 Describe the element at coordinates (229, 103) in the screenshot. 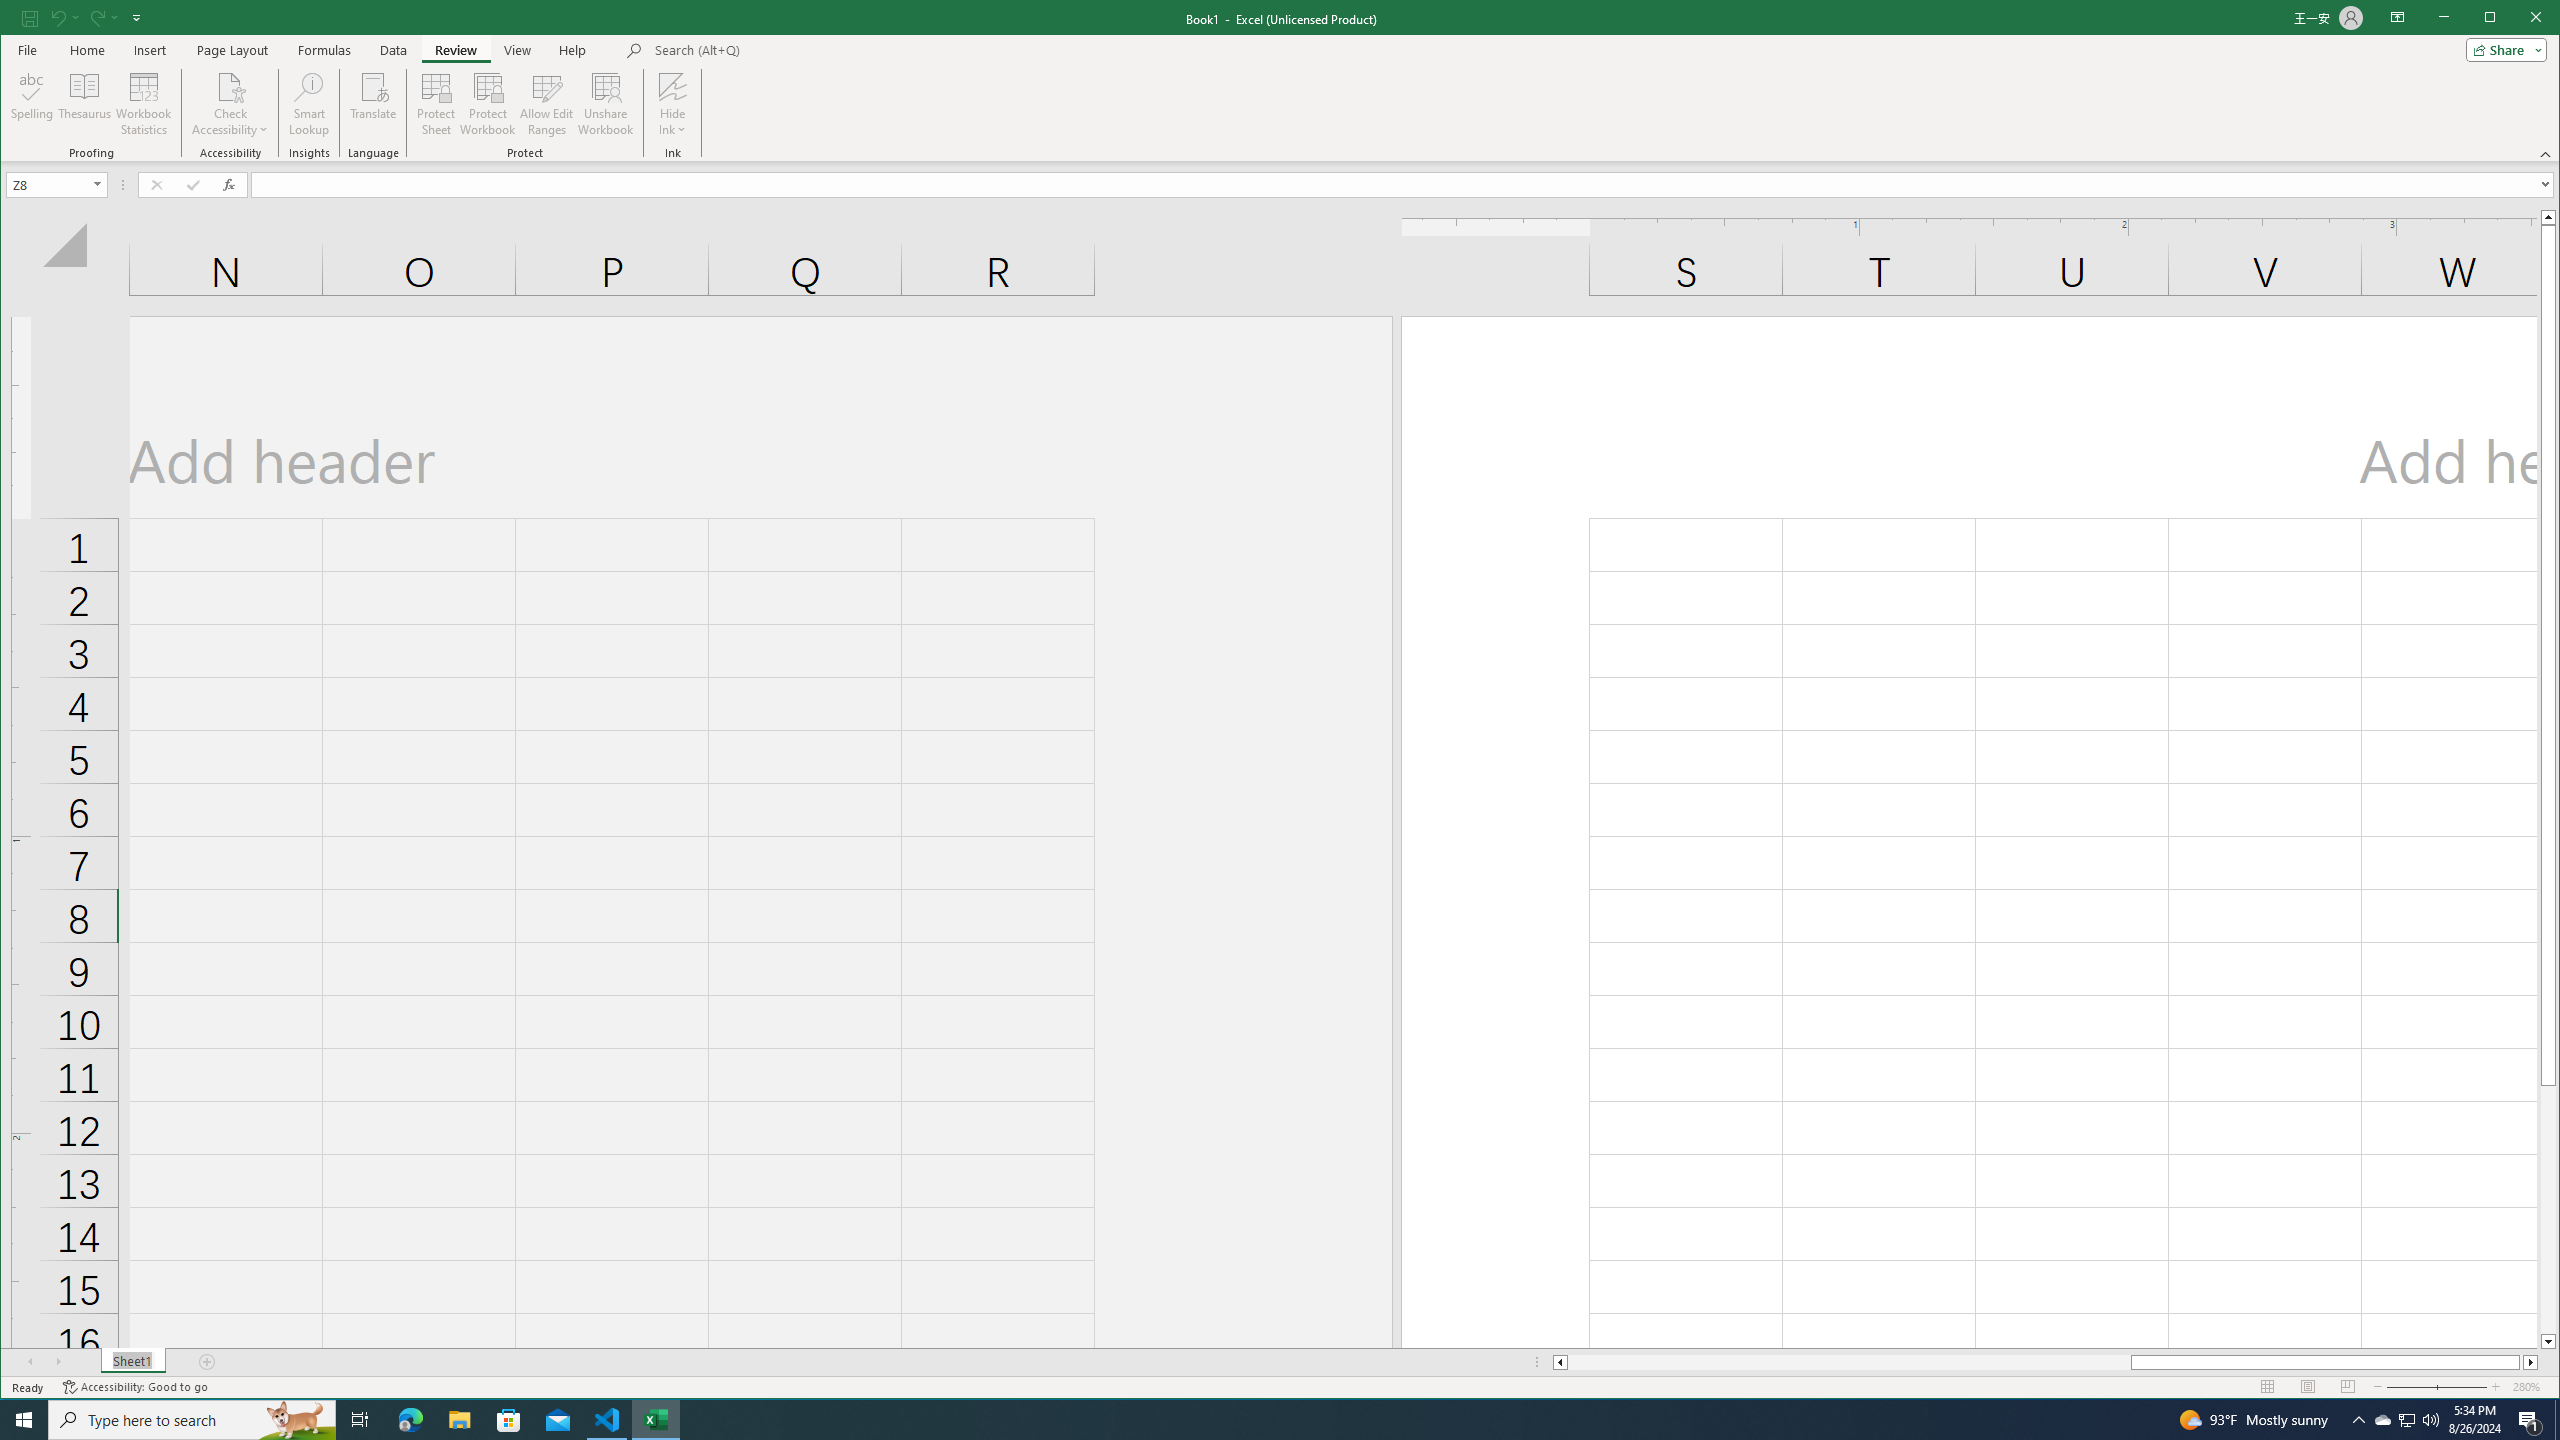

I see `'Check Accessibility'` at that location.